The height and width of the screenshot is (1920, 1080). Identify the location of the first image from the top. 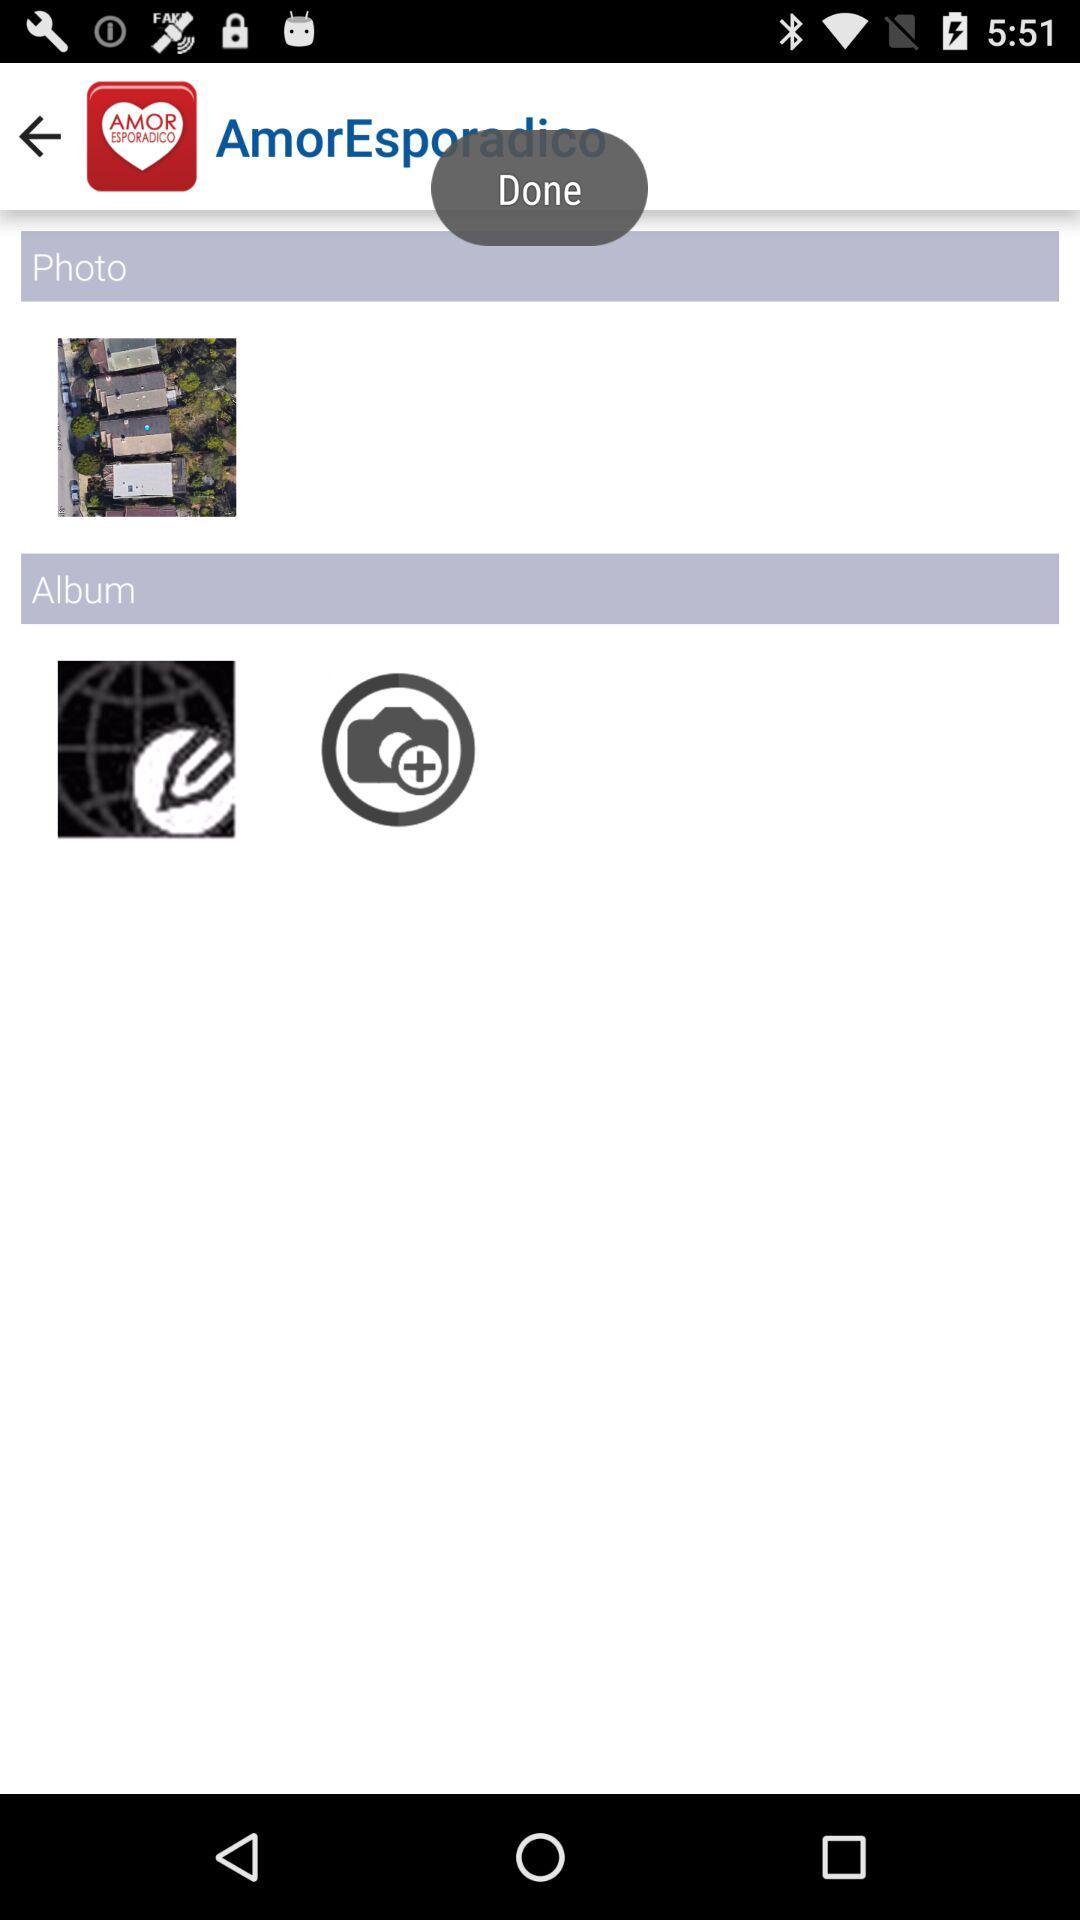
(145, 426).